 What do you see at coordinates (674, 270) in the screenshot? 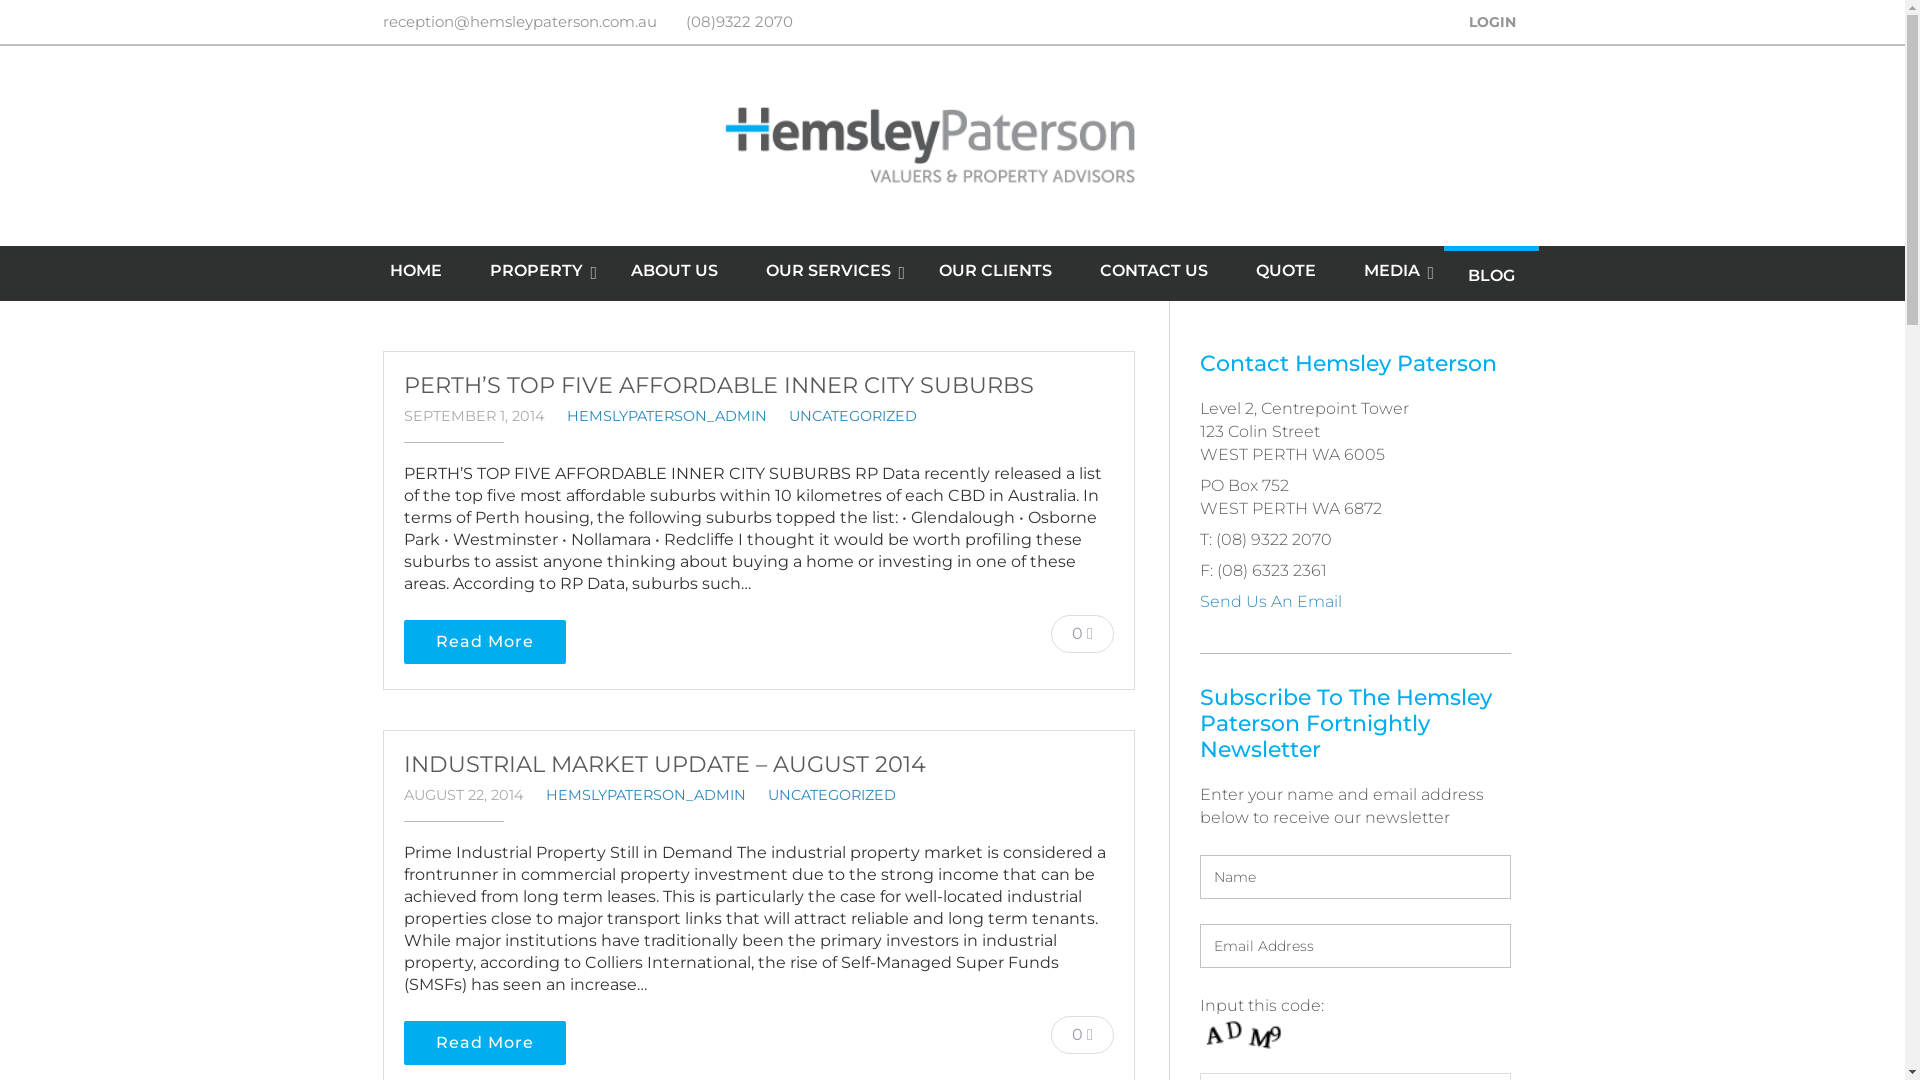
I see `'ABOUT US'` at bounding box center [674, 270].